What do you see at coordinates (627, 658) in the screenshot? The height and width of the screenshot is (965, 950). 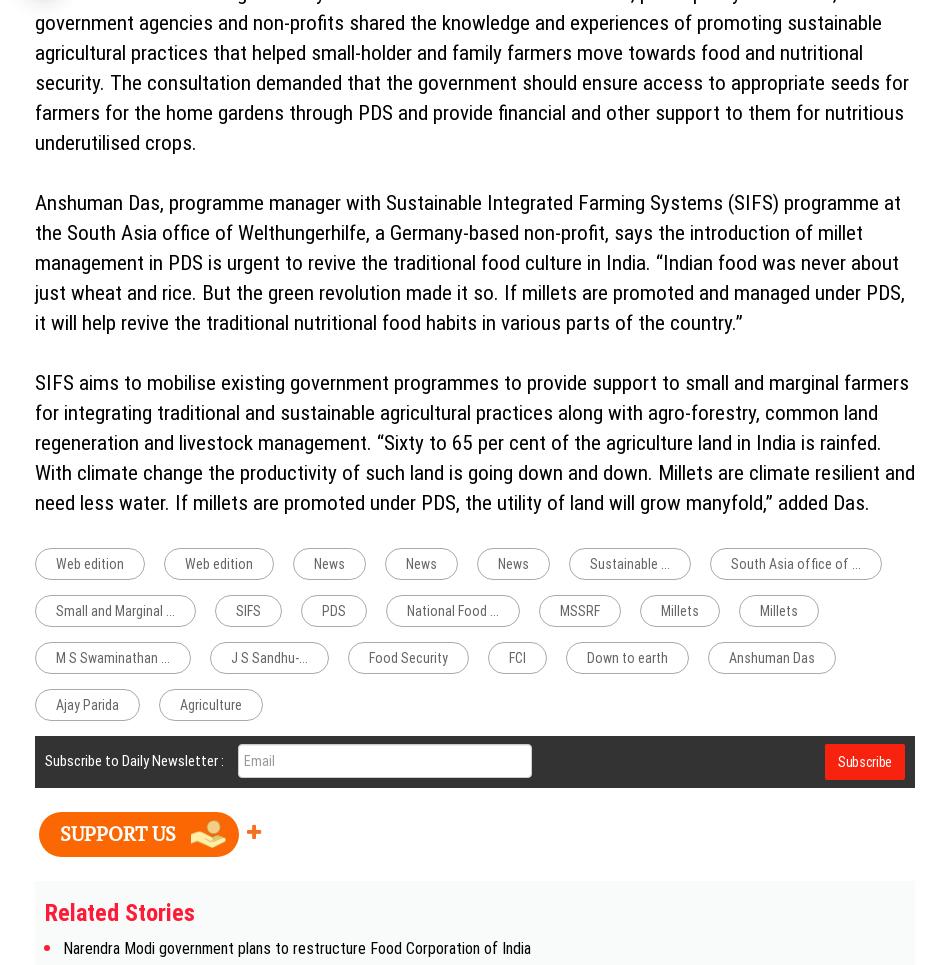 I see `'Down to earth'` at bounding box center [627, 658].